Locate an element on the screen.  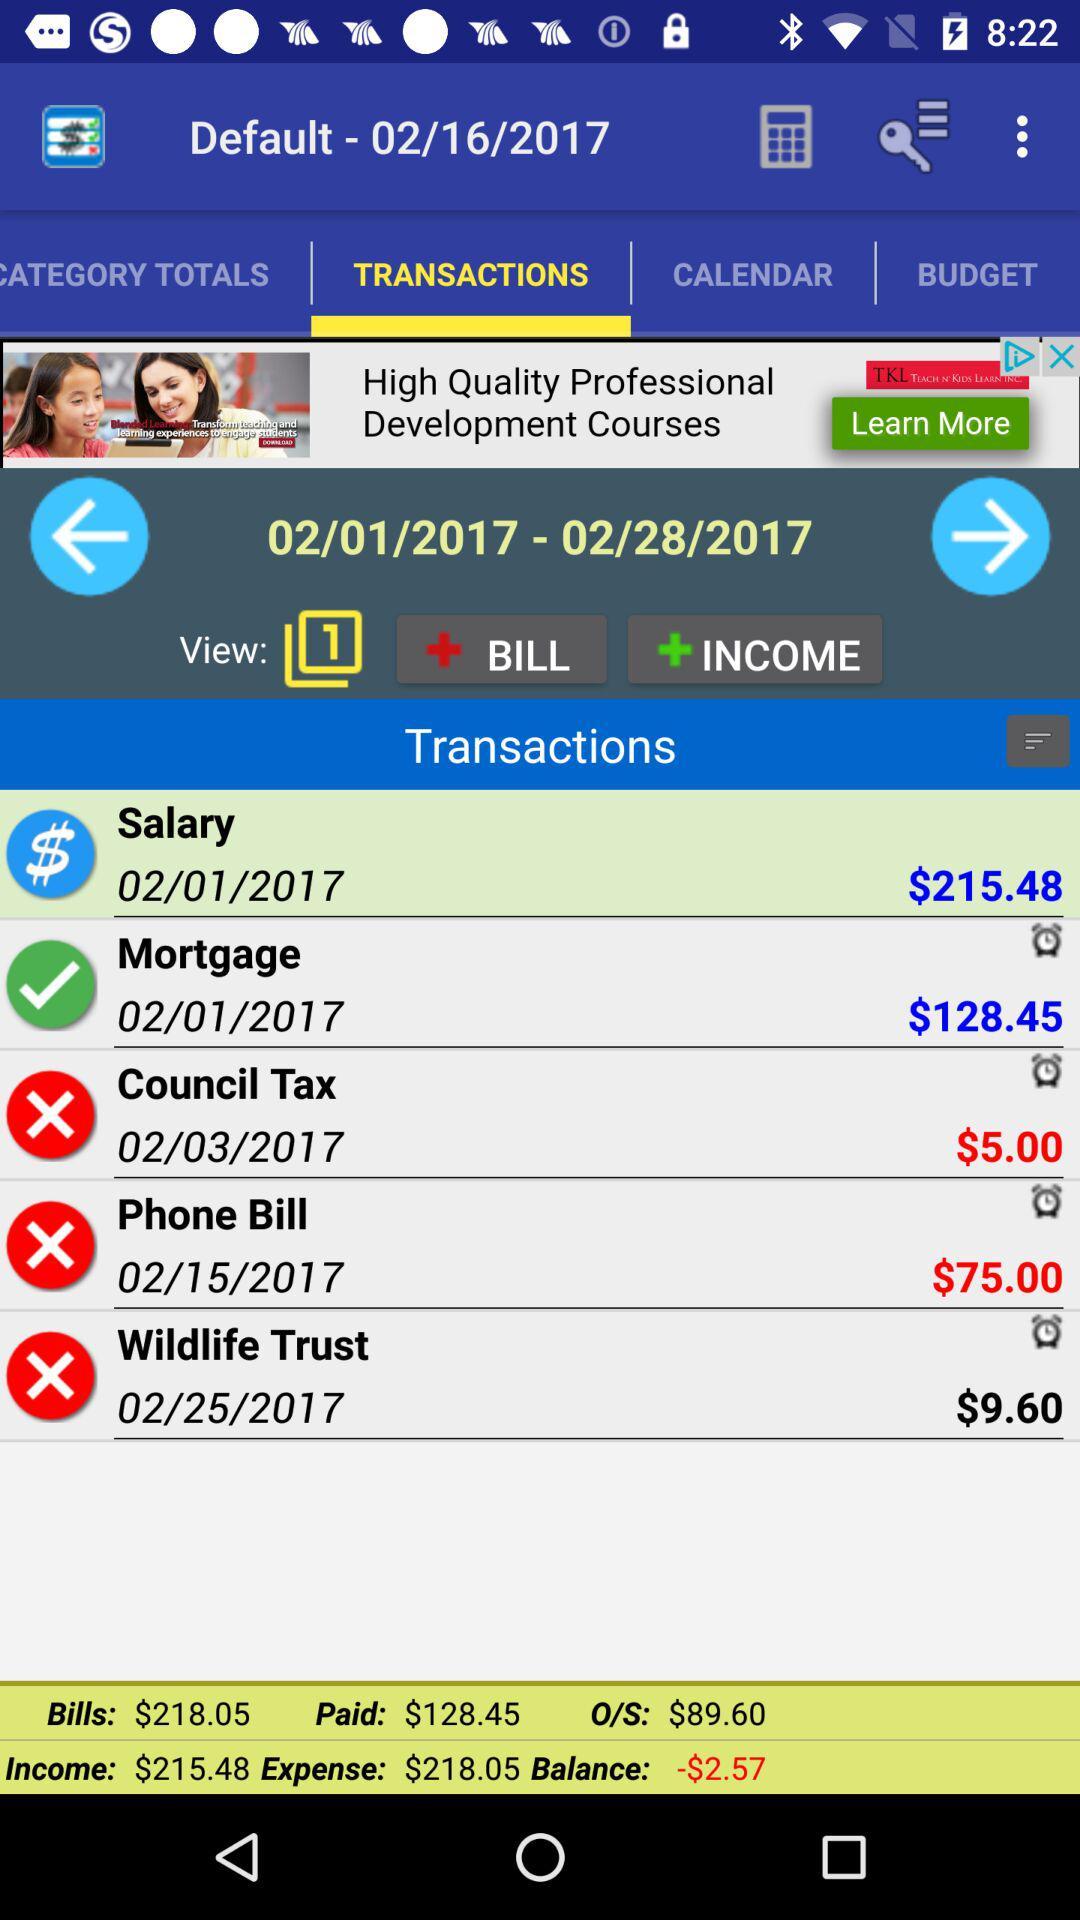
go back is located at coordinates (88, 536).